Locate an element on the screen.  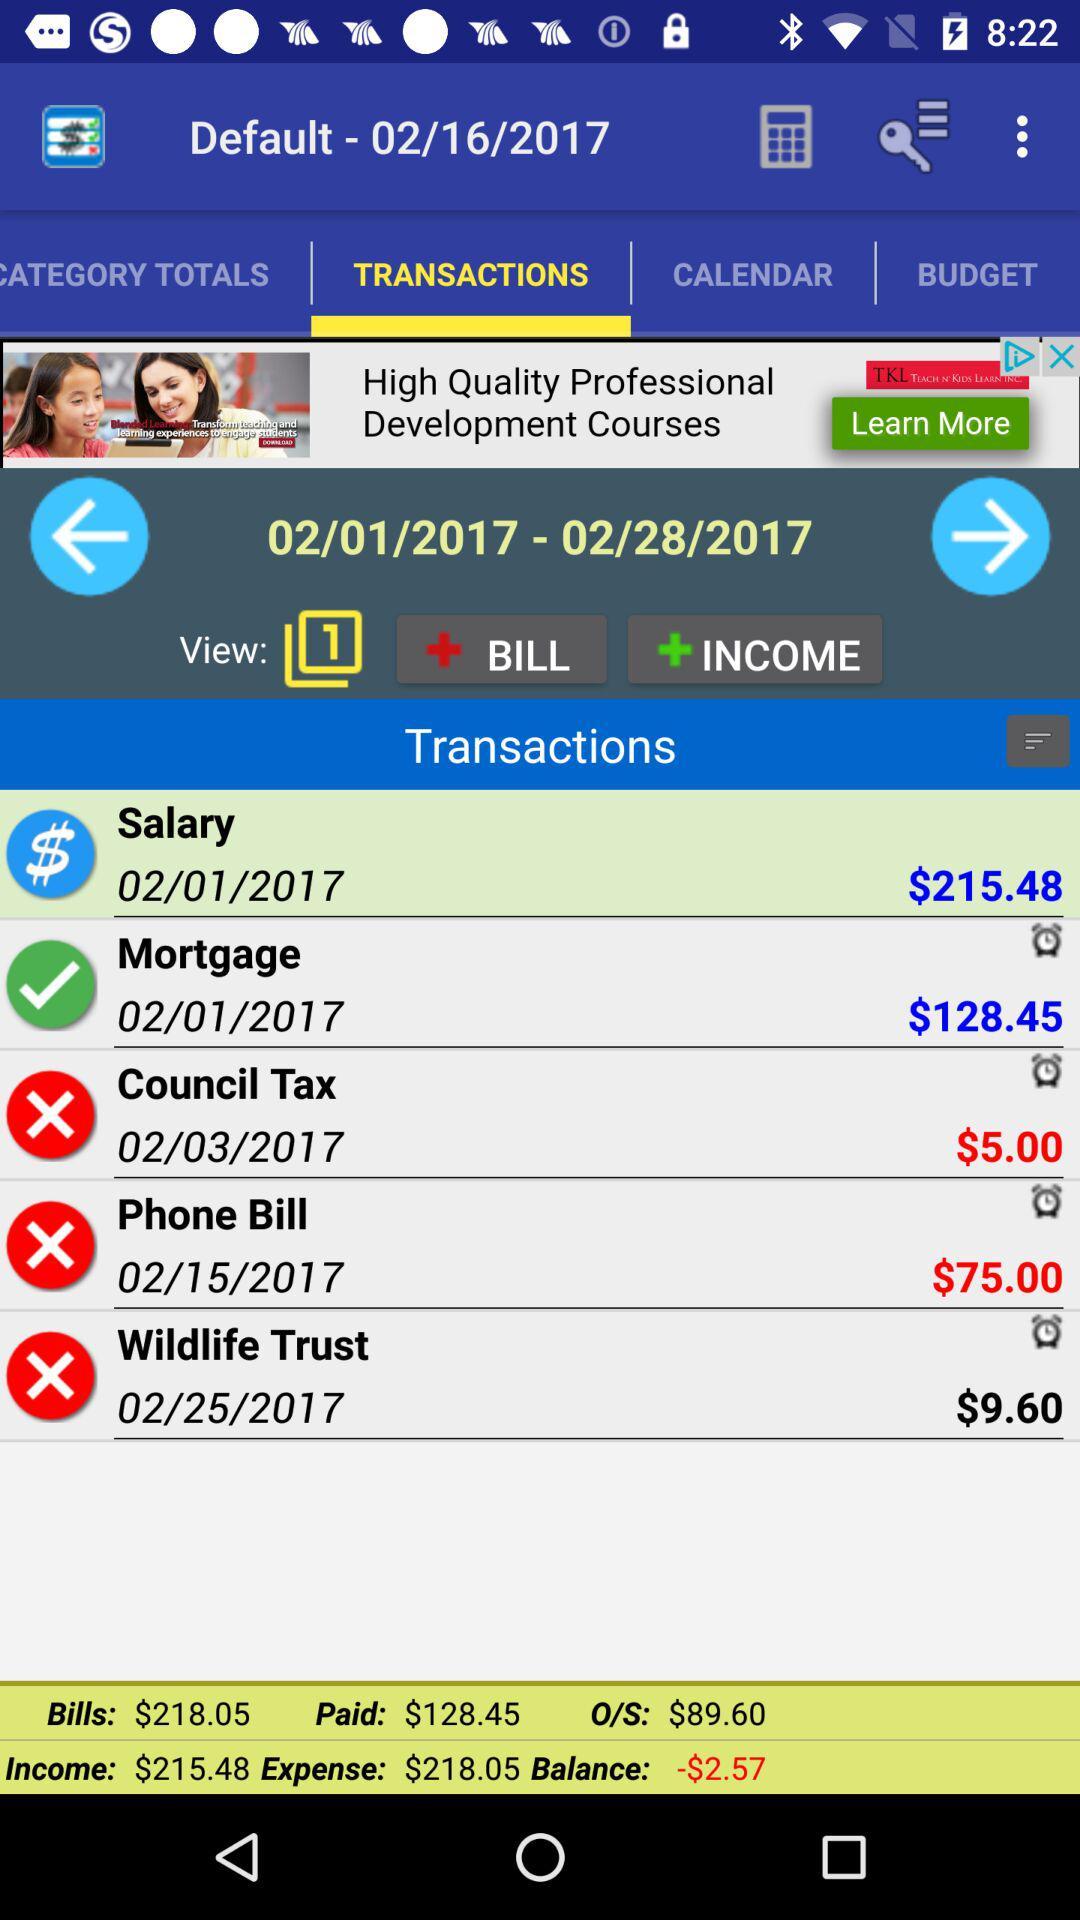
go back is located at coordinates (88, 536).